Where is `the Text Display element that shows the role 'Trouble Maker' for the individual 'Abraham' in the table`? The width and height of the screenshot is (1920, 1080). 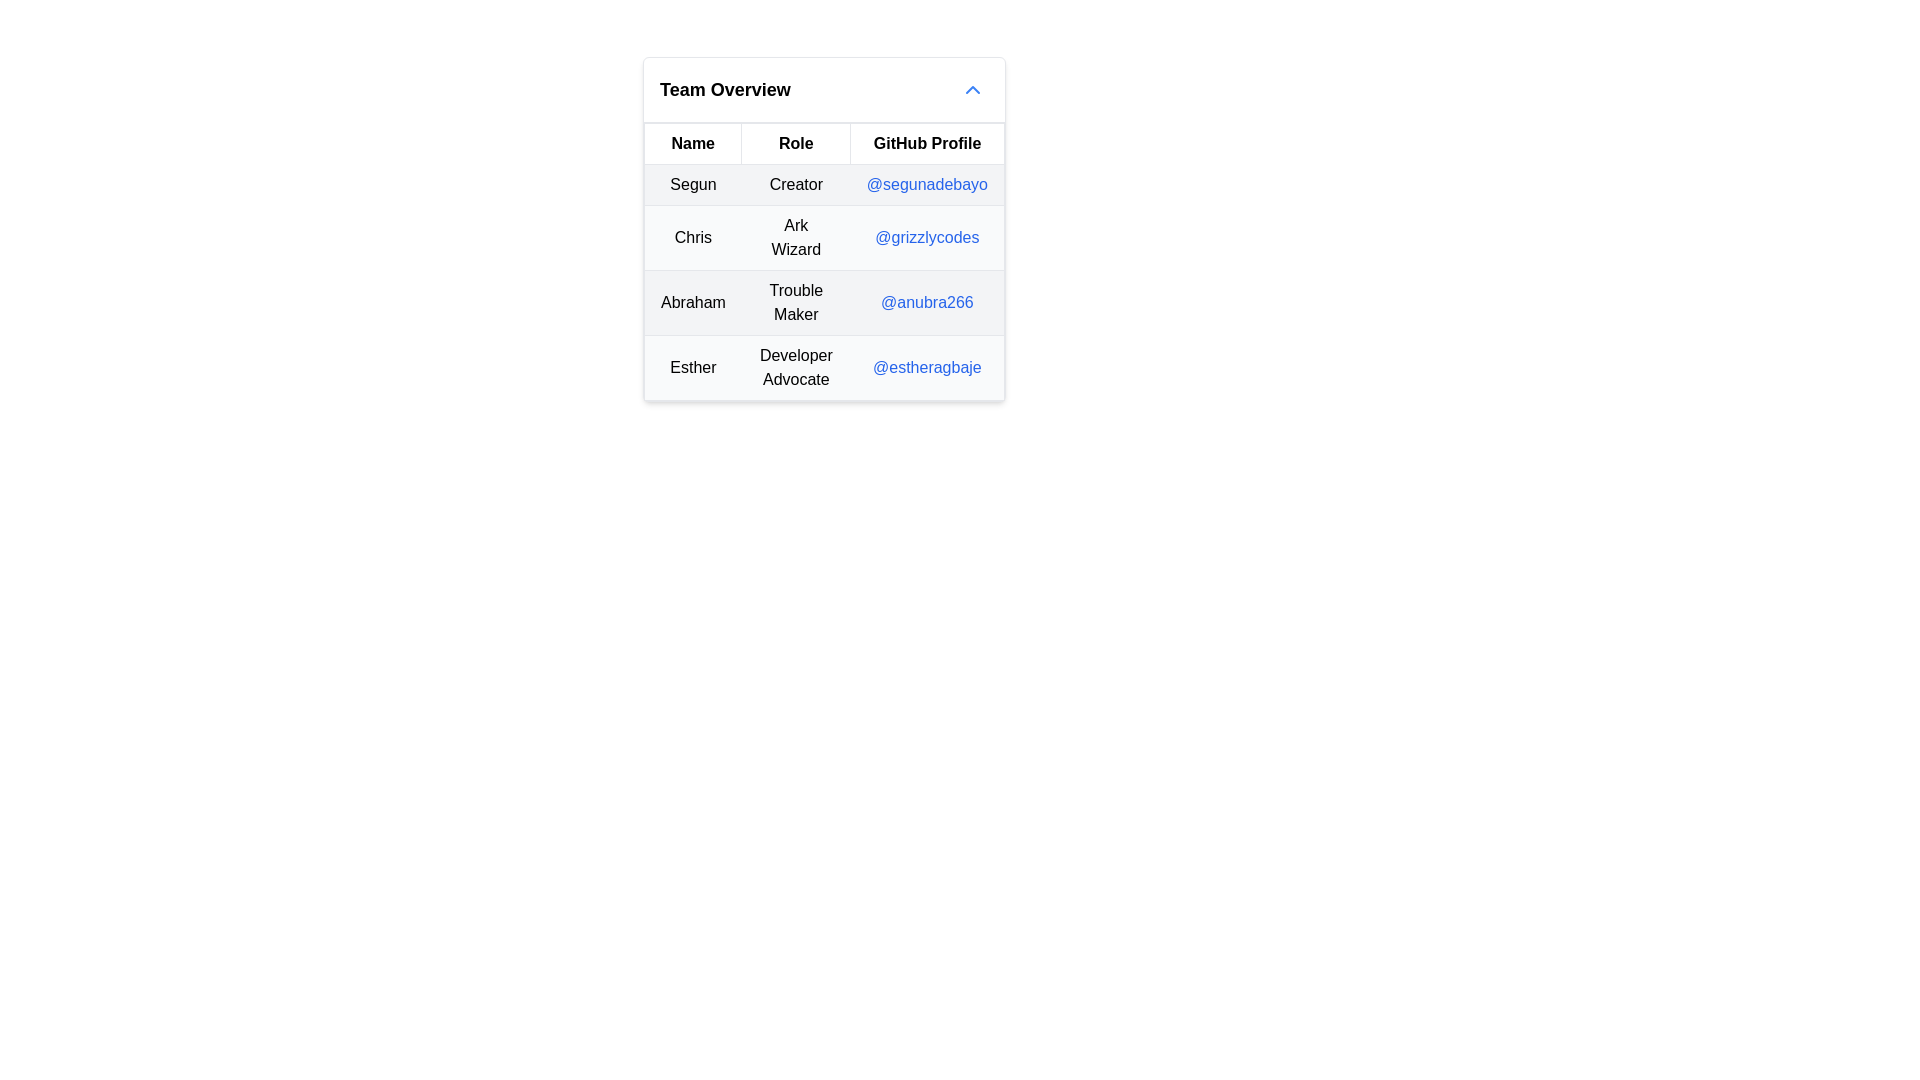 the Text Display element that shows the role 'Trouble Maker' for the individual 'Abraham' in the table is located at coordinates (795, 303).